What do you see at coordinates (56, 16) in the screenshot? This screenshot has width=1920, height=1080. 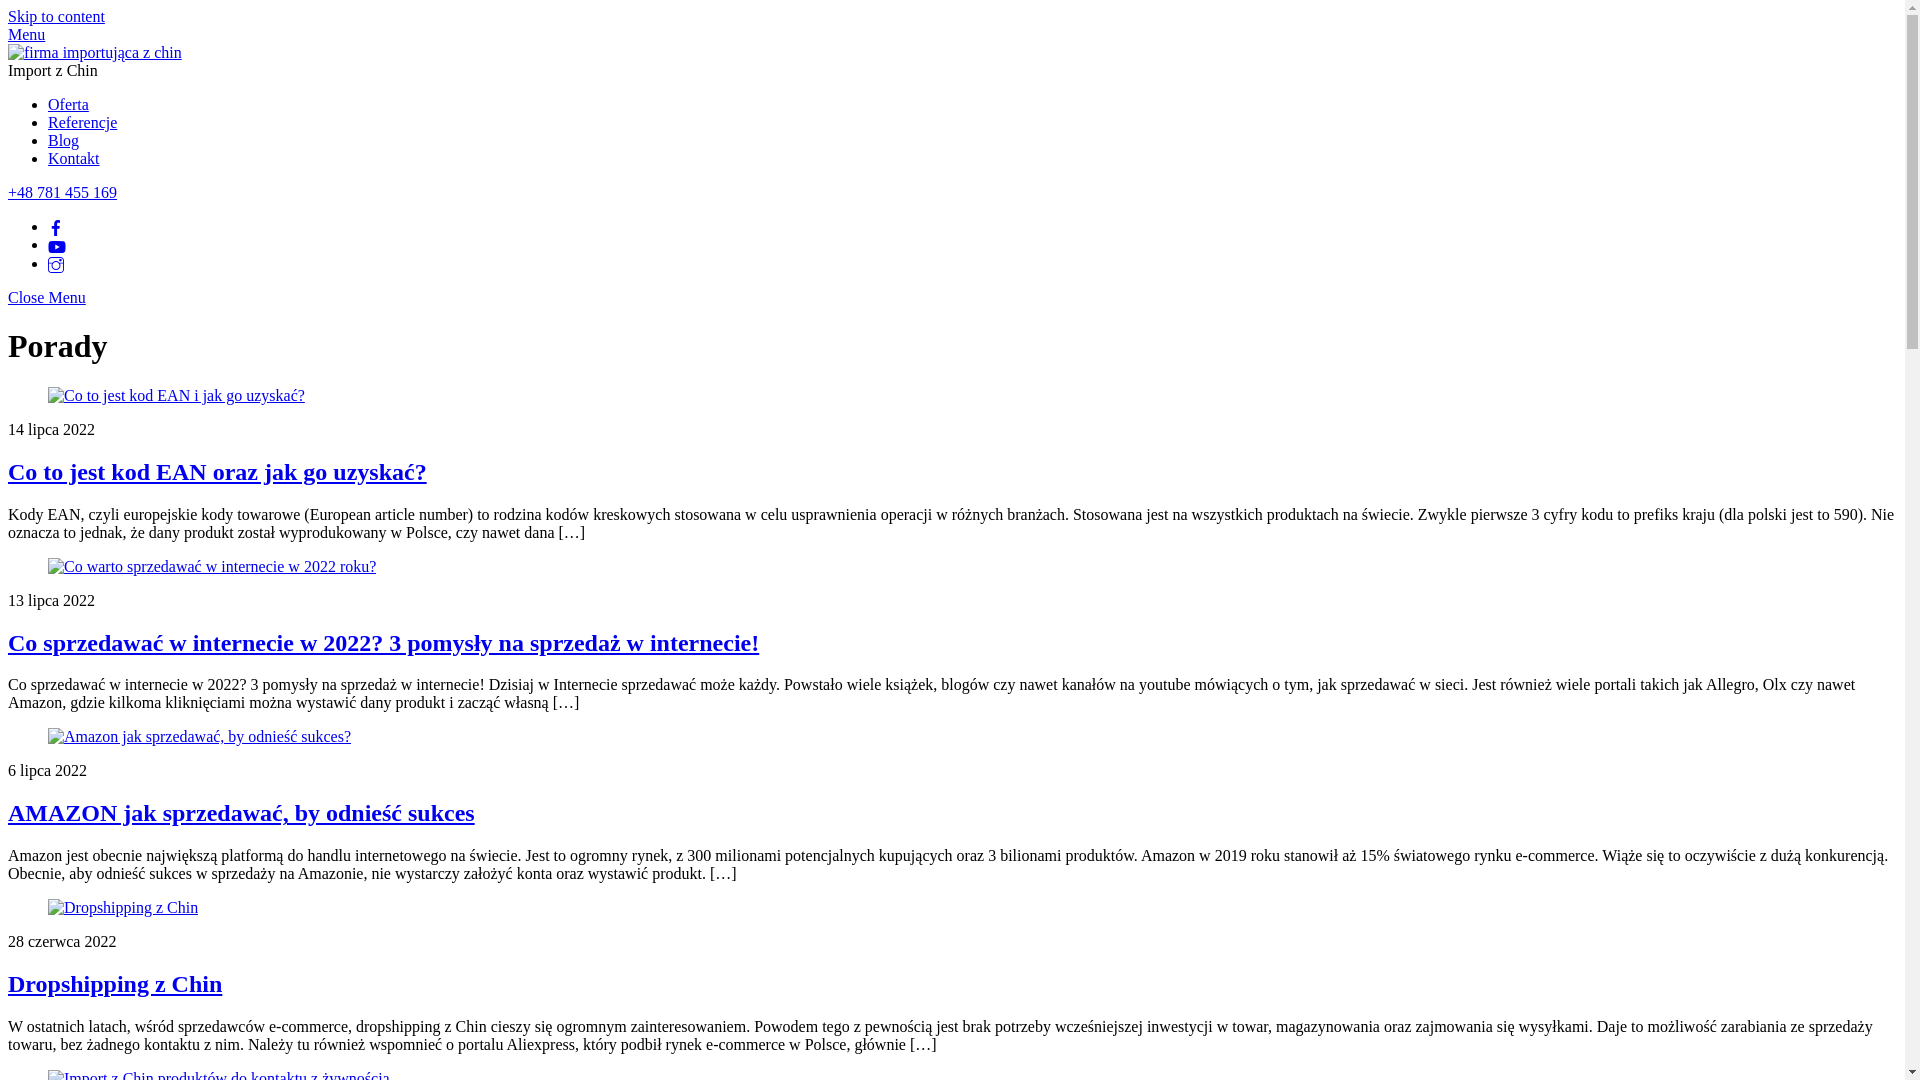 I see `'Skip to content'` at bounding box center [56, 16].